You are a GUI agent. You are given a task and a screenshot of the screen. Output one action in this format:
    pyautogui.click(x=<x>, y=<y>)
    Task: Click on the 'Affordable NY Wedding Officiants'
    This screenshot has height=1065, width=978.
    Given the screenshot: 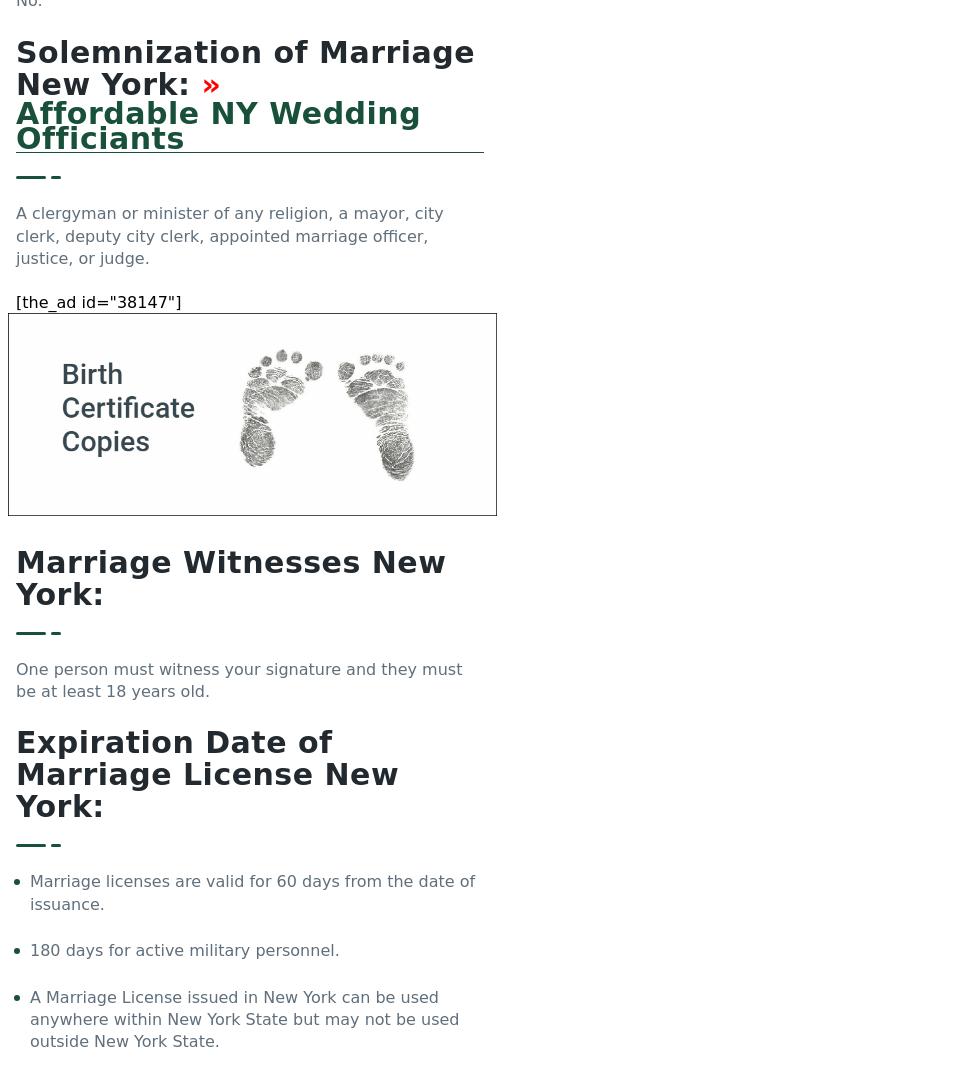 What is the action you would take?
    pyautogui.click(x=218, y=124)
    